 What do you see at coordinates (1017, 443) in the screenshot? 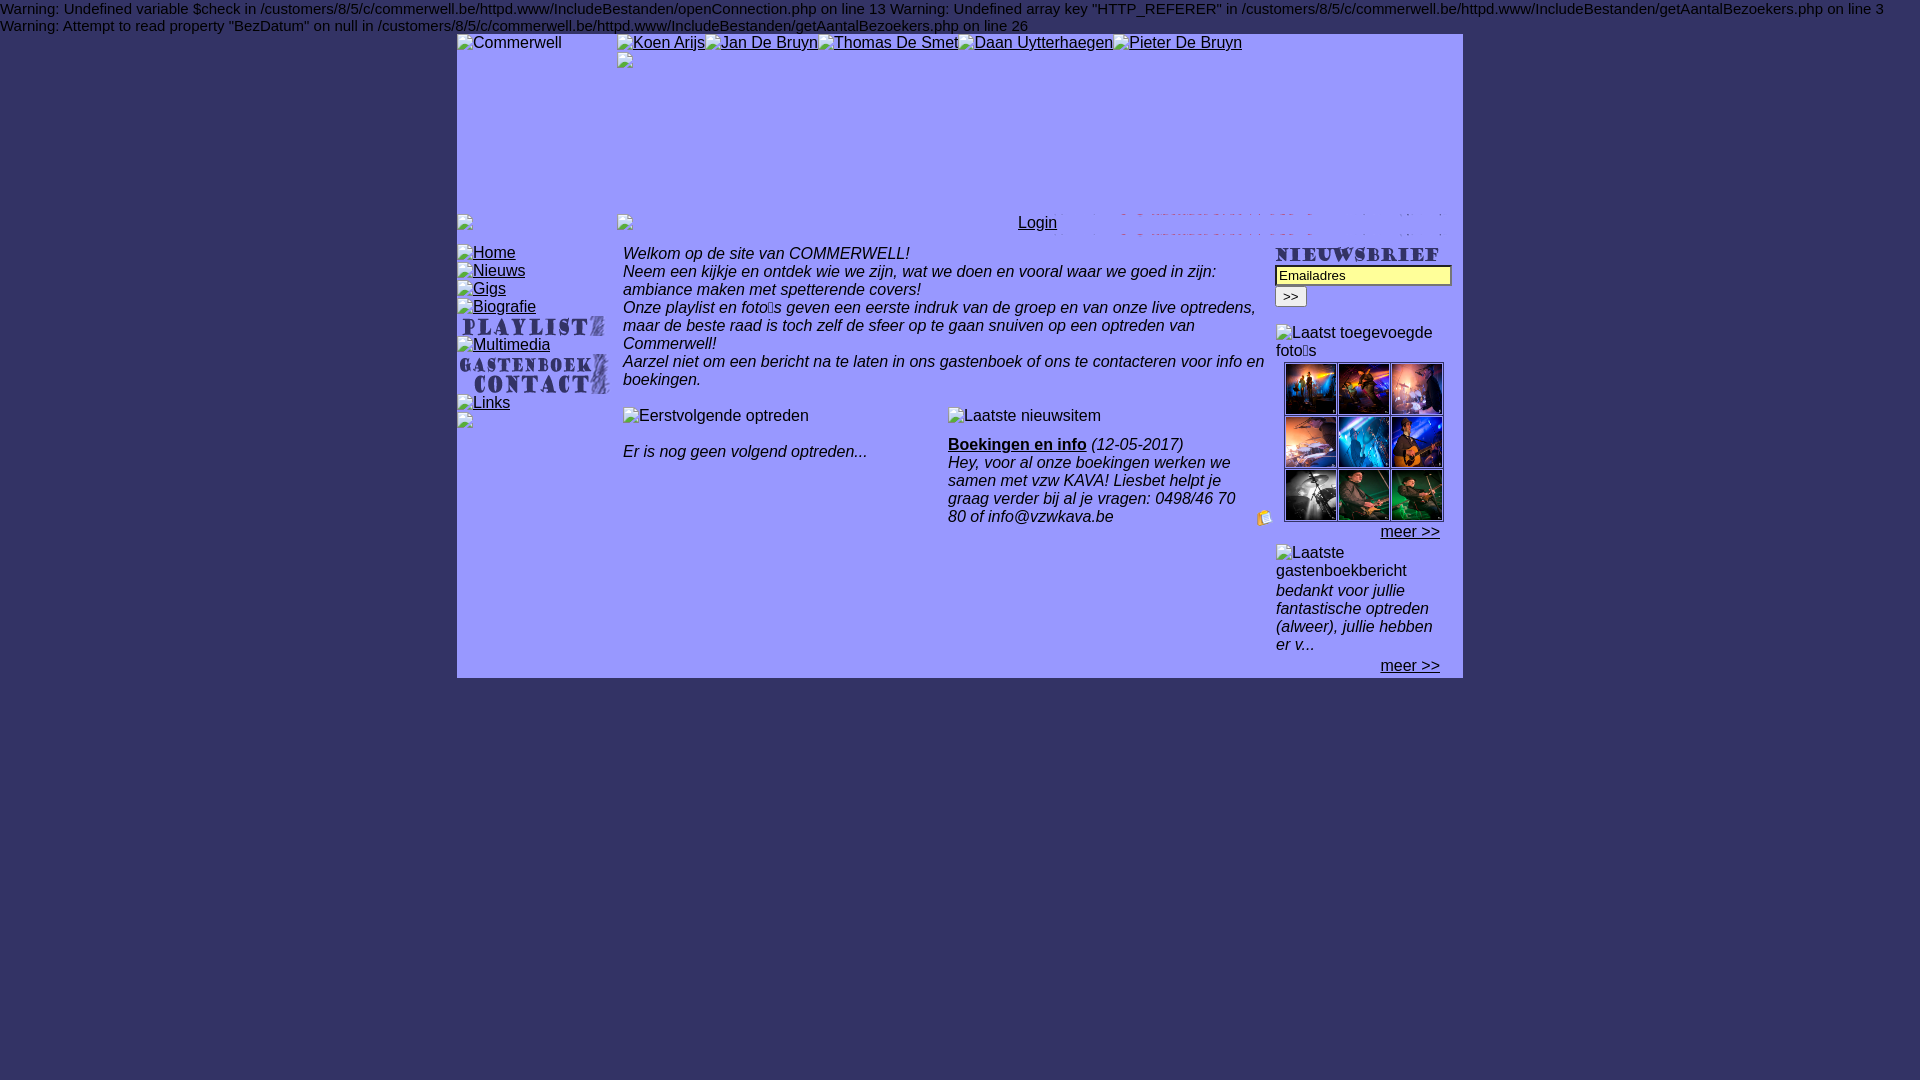
I see `'Boekingen en info'` at bounding box center [1017, 443].